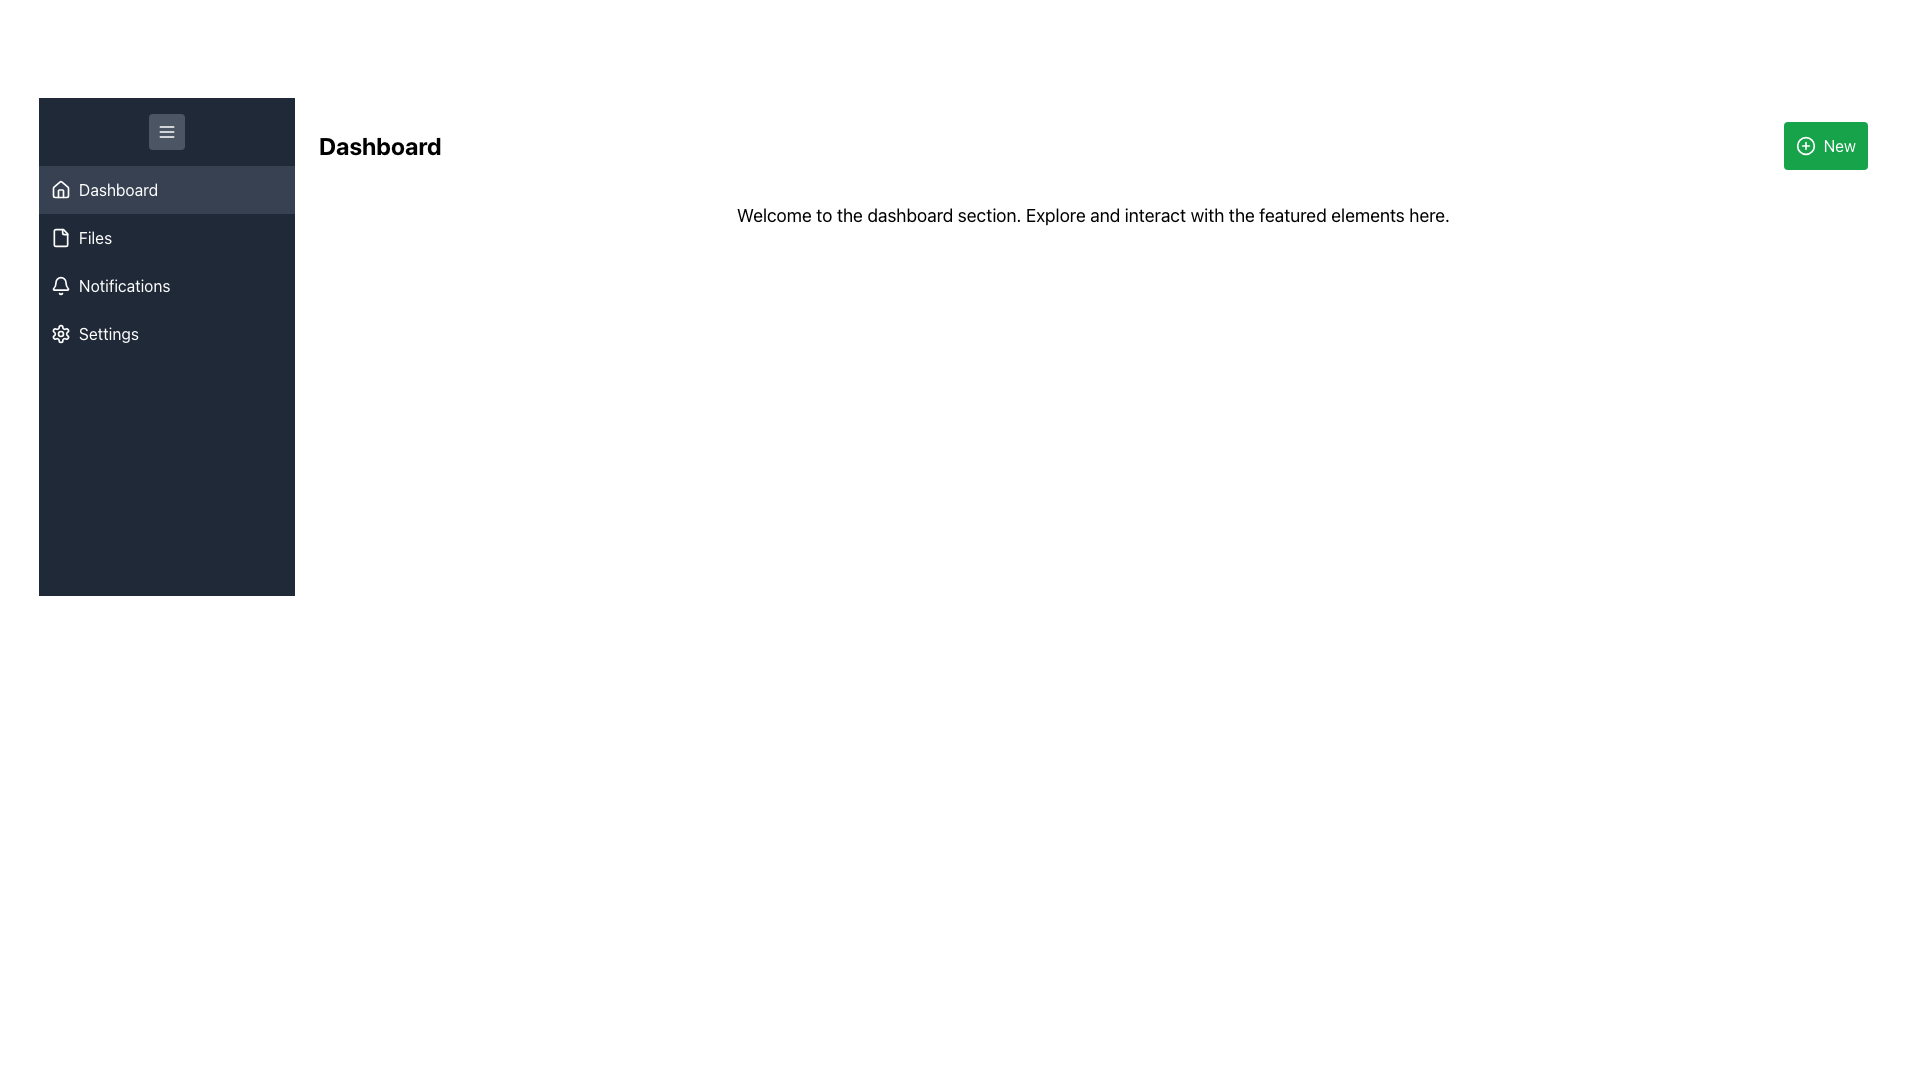 This screenshot has height=1080, width=1920. What do you see at coordinates (61, 333) in the screenshot?
I see `the cogwheel icon representing the settings menu option located in the vertical navigation bar` at bounding box center [61, 333].